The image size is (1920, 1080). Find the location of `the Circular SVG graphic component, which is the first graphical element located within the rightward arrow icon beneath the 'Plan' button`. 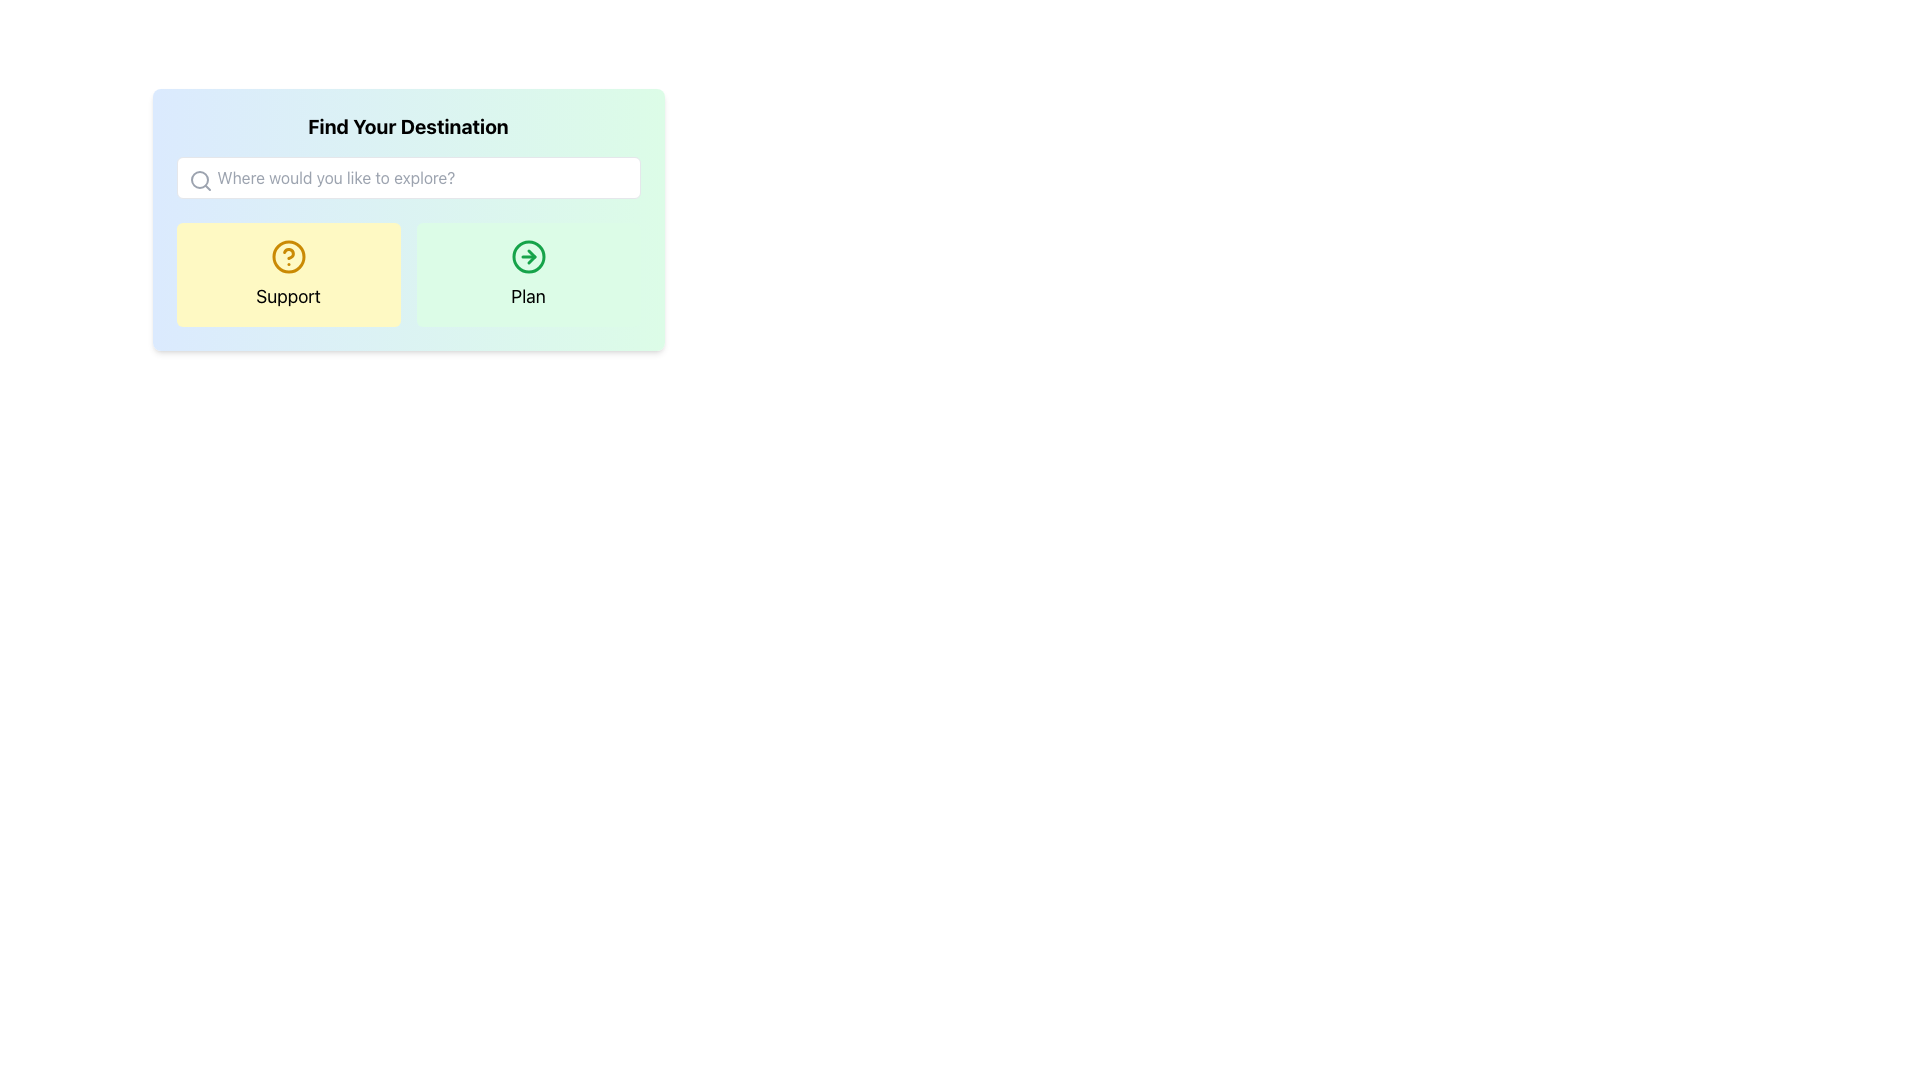

the Circular SVG graphic component, which is the first graphical element located within the rightward arrow icon beneath the 'Plan' button is located at coordinates (528, 256).